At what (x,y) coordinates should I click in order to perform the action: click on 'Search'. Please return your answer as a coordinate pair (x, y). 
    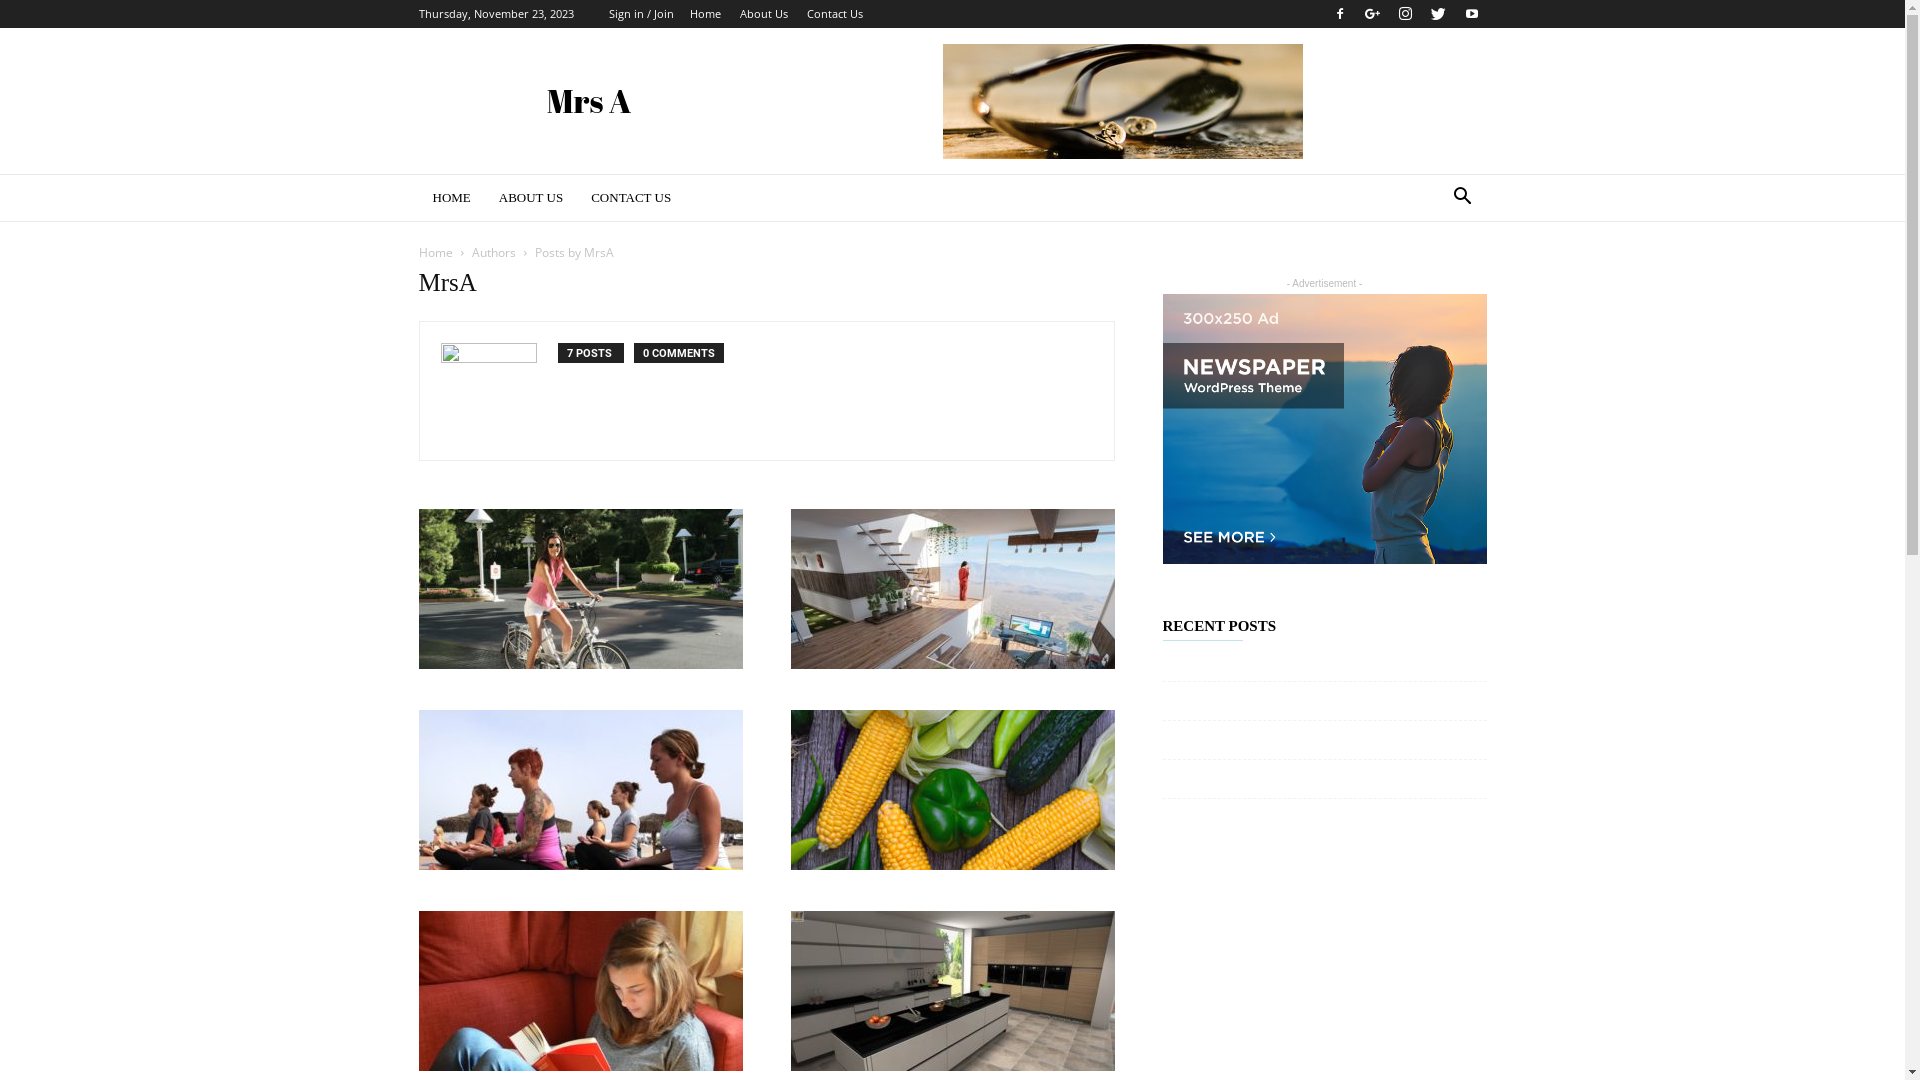
    Looking at the image, I should click on (1429, 277).